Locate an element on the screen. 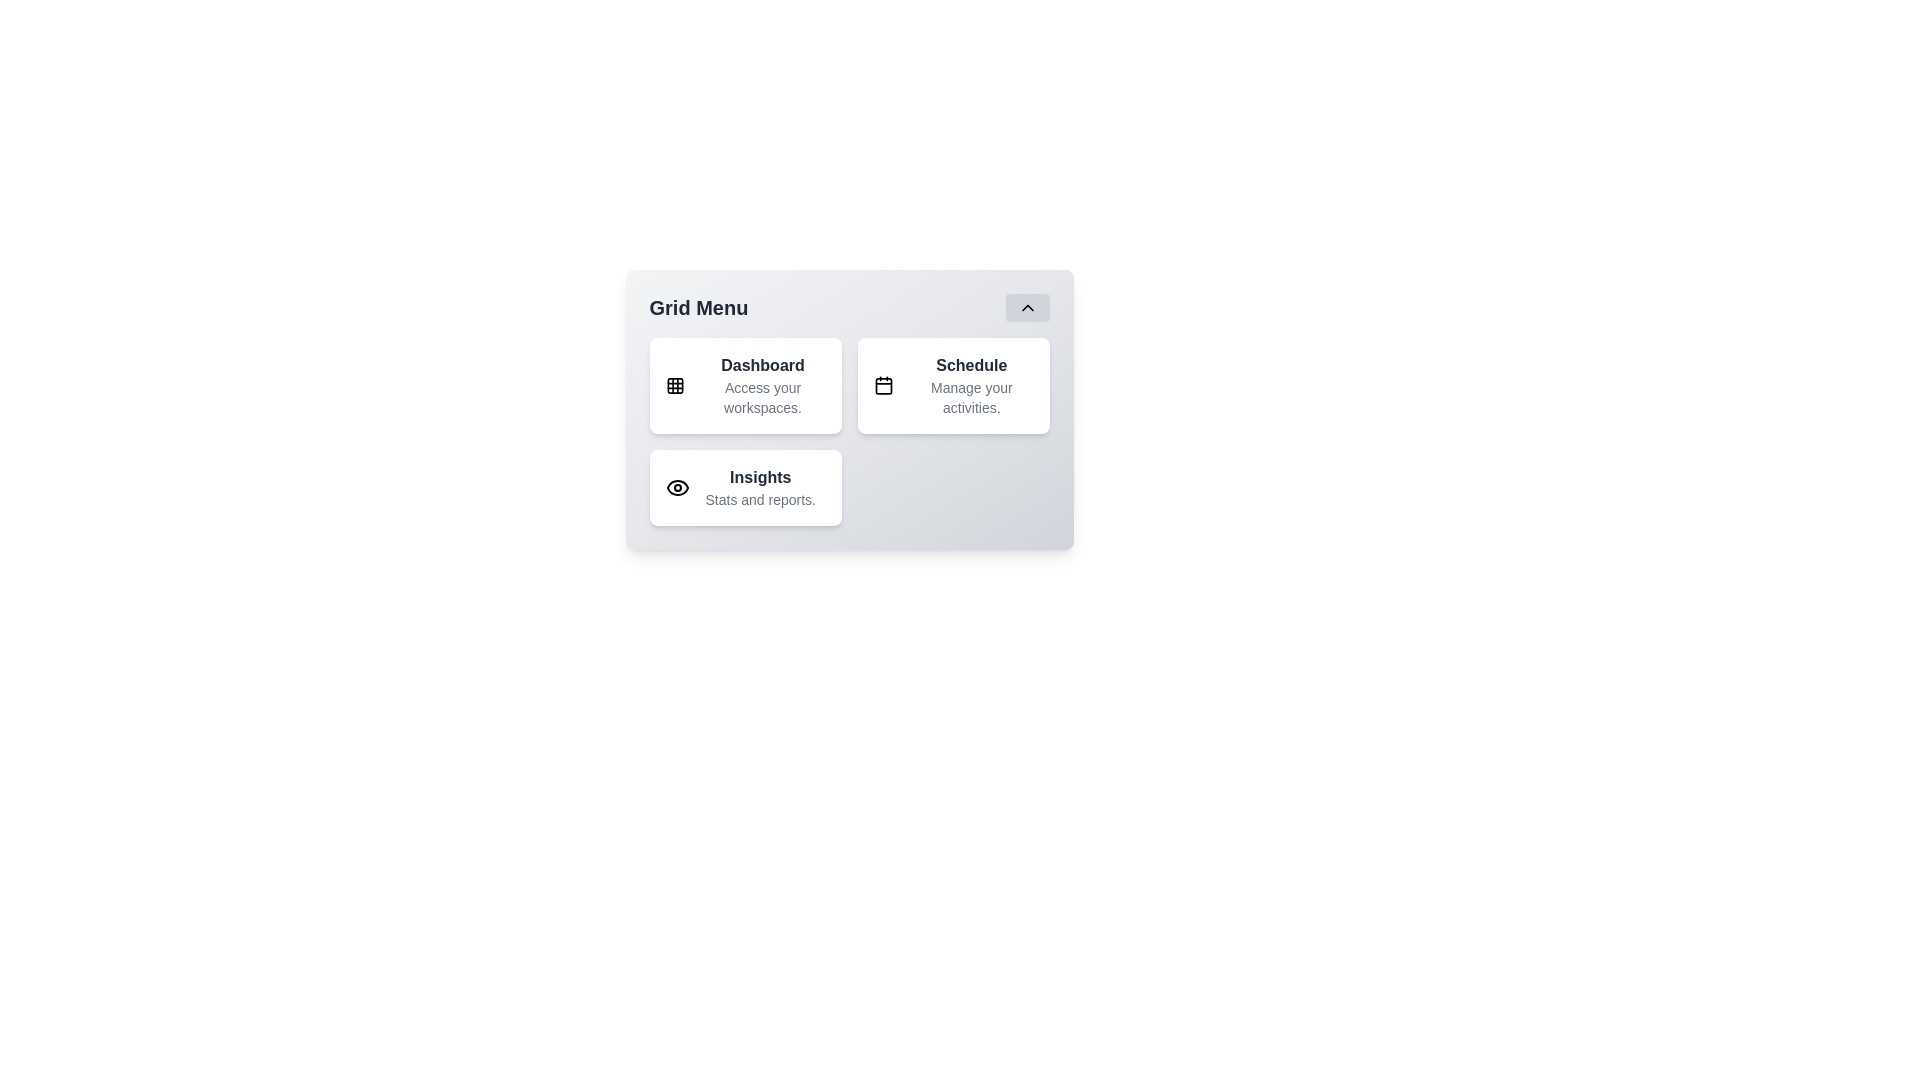  the menu item Insights to reveal additional details is located at coordinates (744, 488).